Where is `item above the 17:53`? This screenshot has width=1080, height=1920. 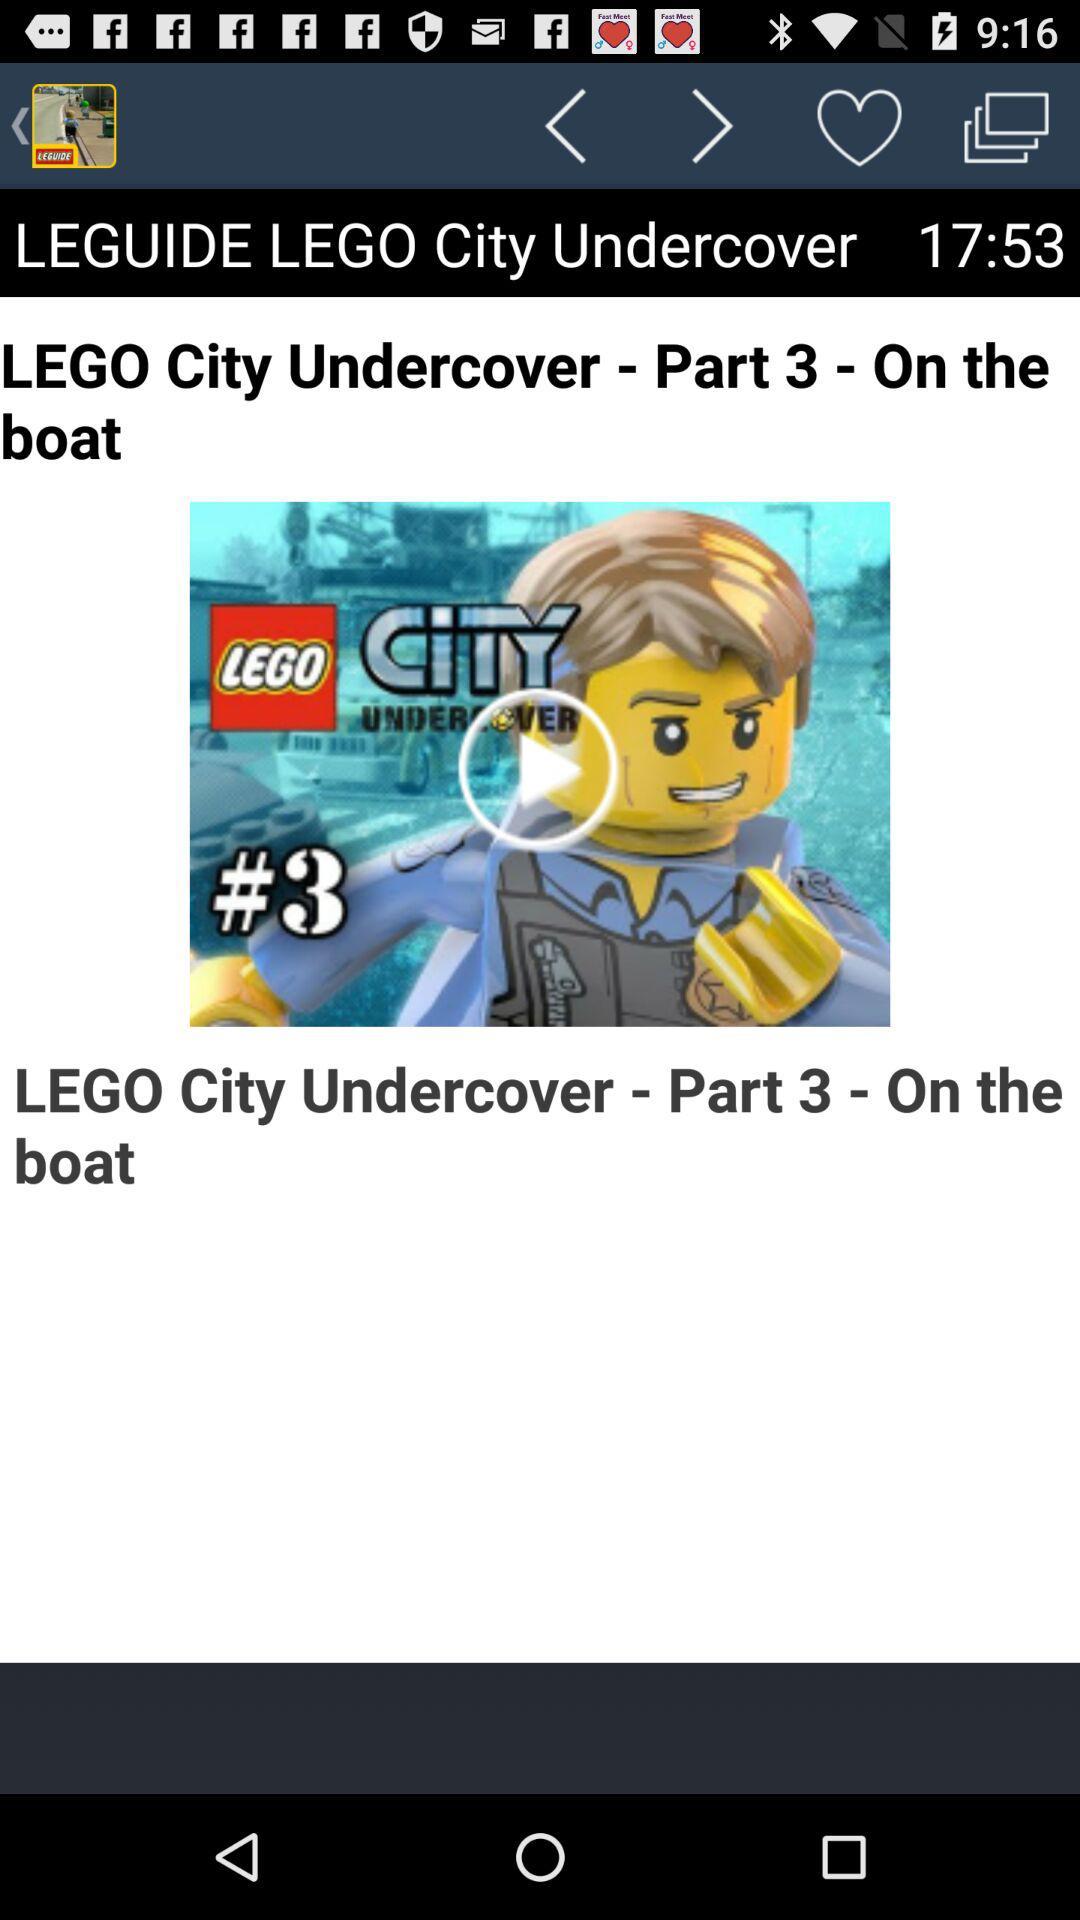 item above the 17:53 is located at coordinates (1006, 124).